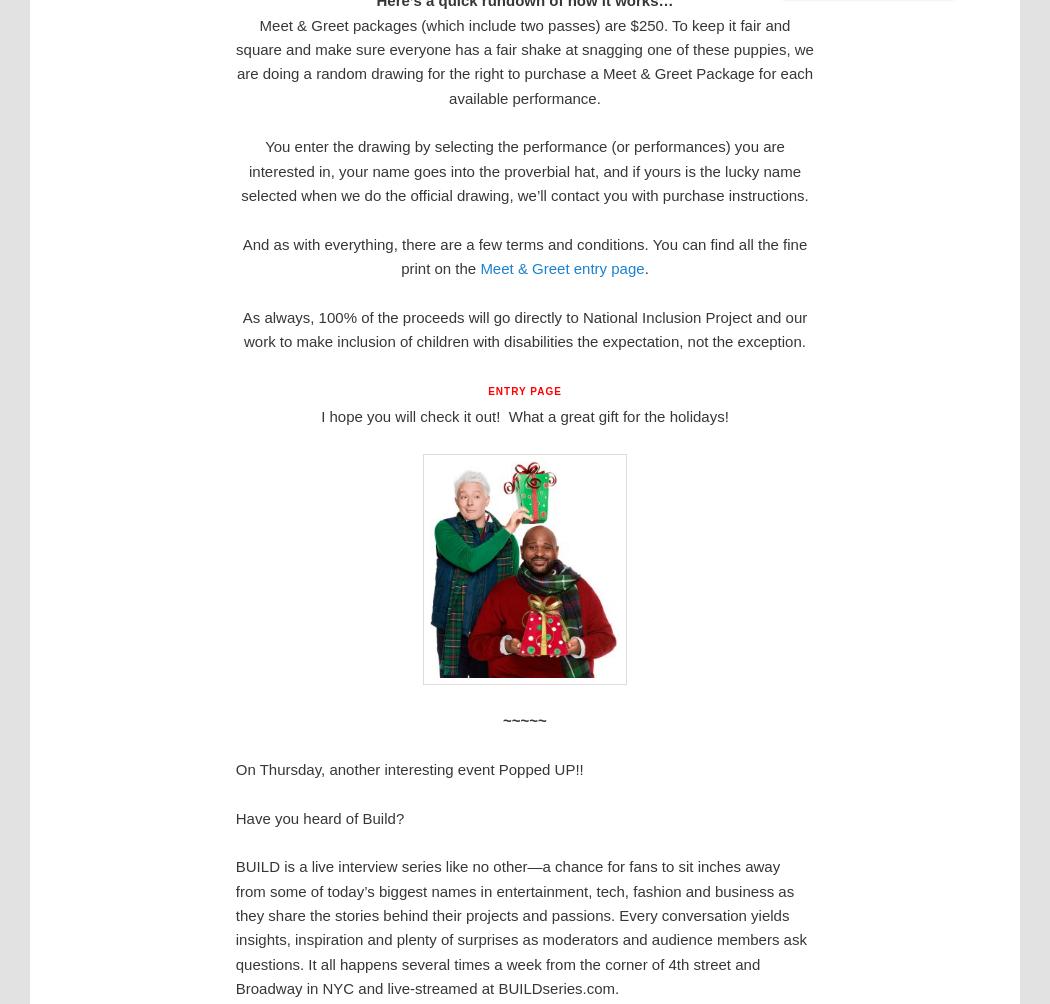  Describe the element at coordinates (234, 926) in the screenshot. I see `'BUILD is a live interview series like no other—a chance for fans to sit inches away from some of today’s biggest names in entertainment, tech, fashion and business as they share the stories behind their projects and passions. Every conversation yields insights, inspiration and plenty of surprises as moderators and audience members ask questions. It all happens several times a week from the corner of 4th street and Broadway in NYC and live-streamed at BUILDseries.com.'` at that location.